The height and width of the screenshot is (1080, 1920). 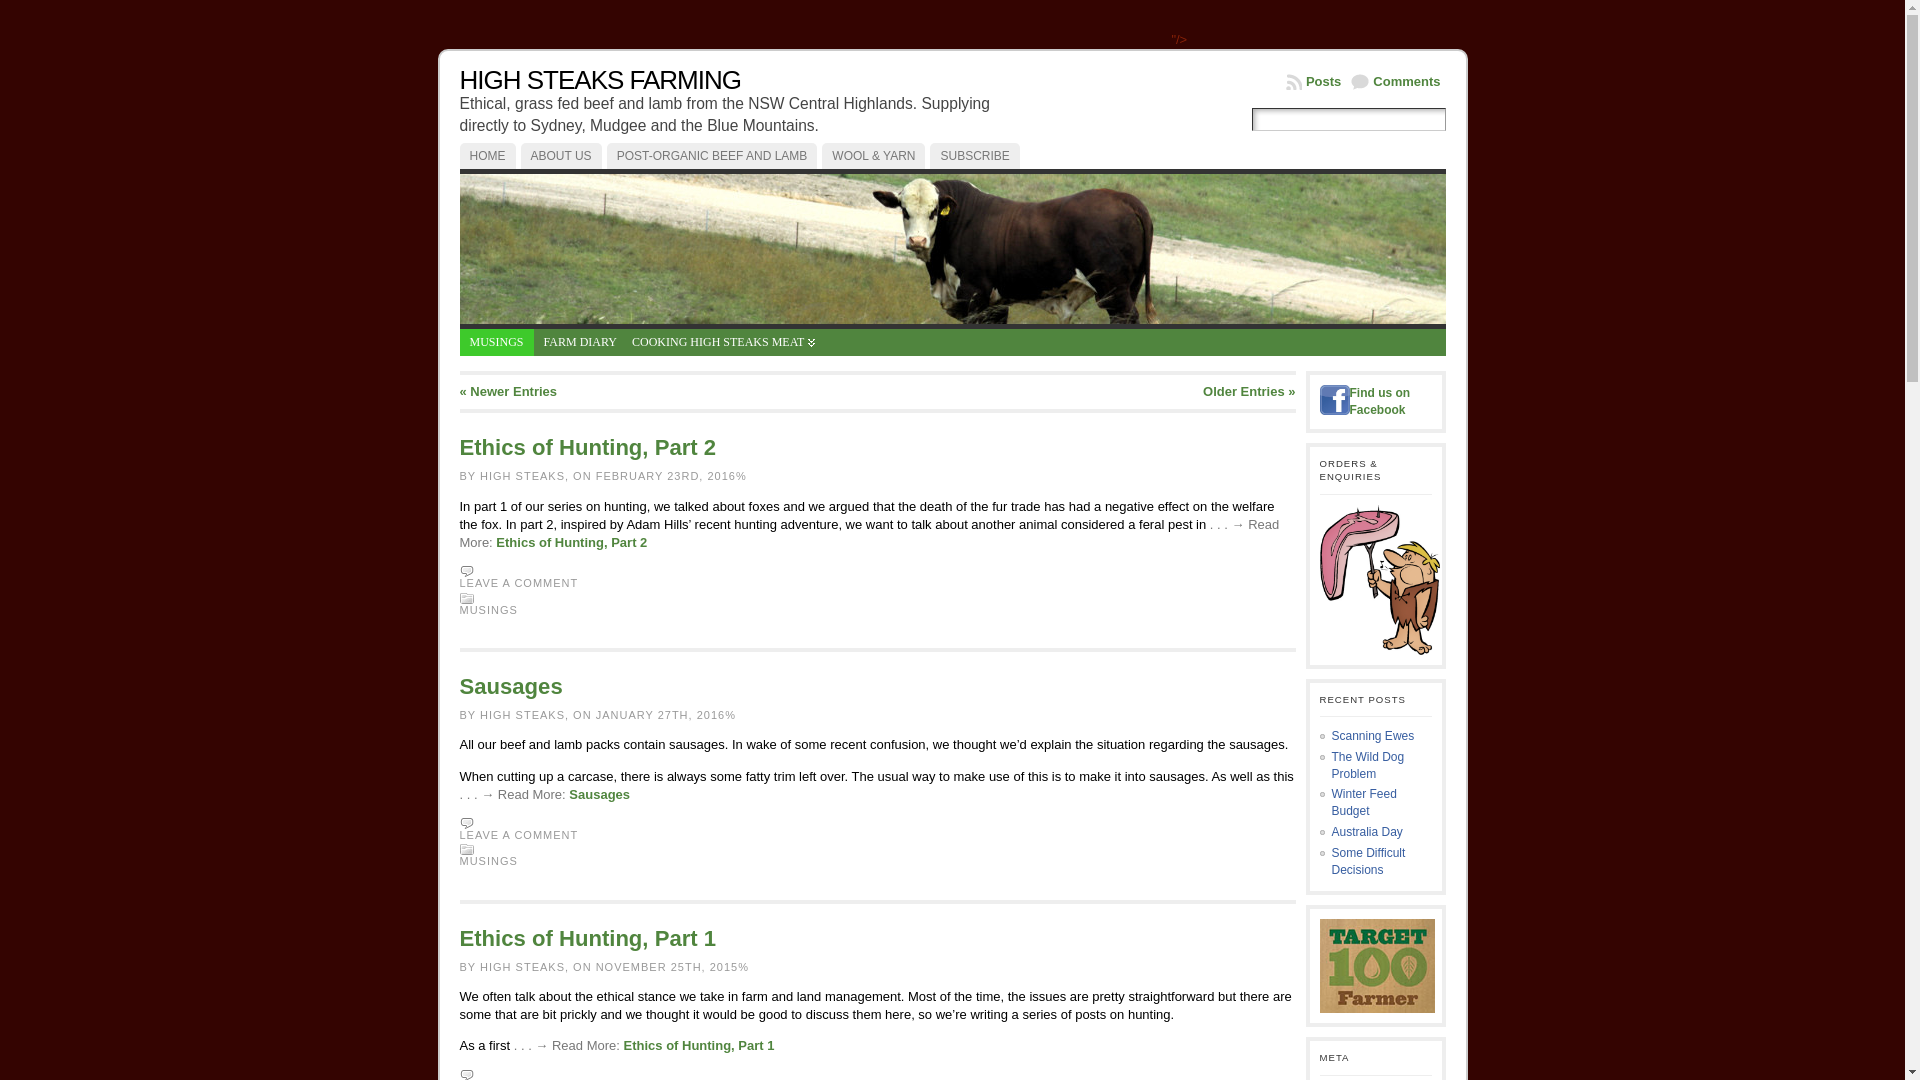 I want to click on 'SUBSCRIBE', so click(x=974, y=154).